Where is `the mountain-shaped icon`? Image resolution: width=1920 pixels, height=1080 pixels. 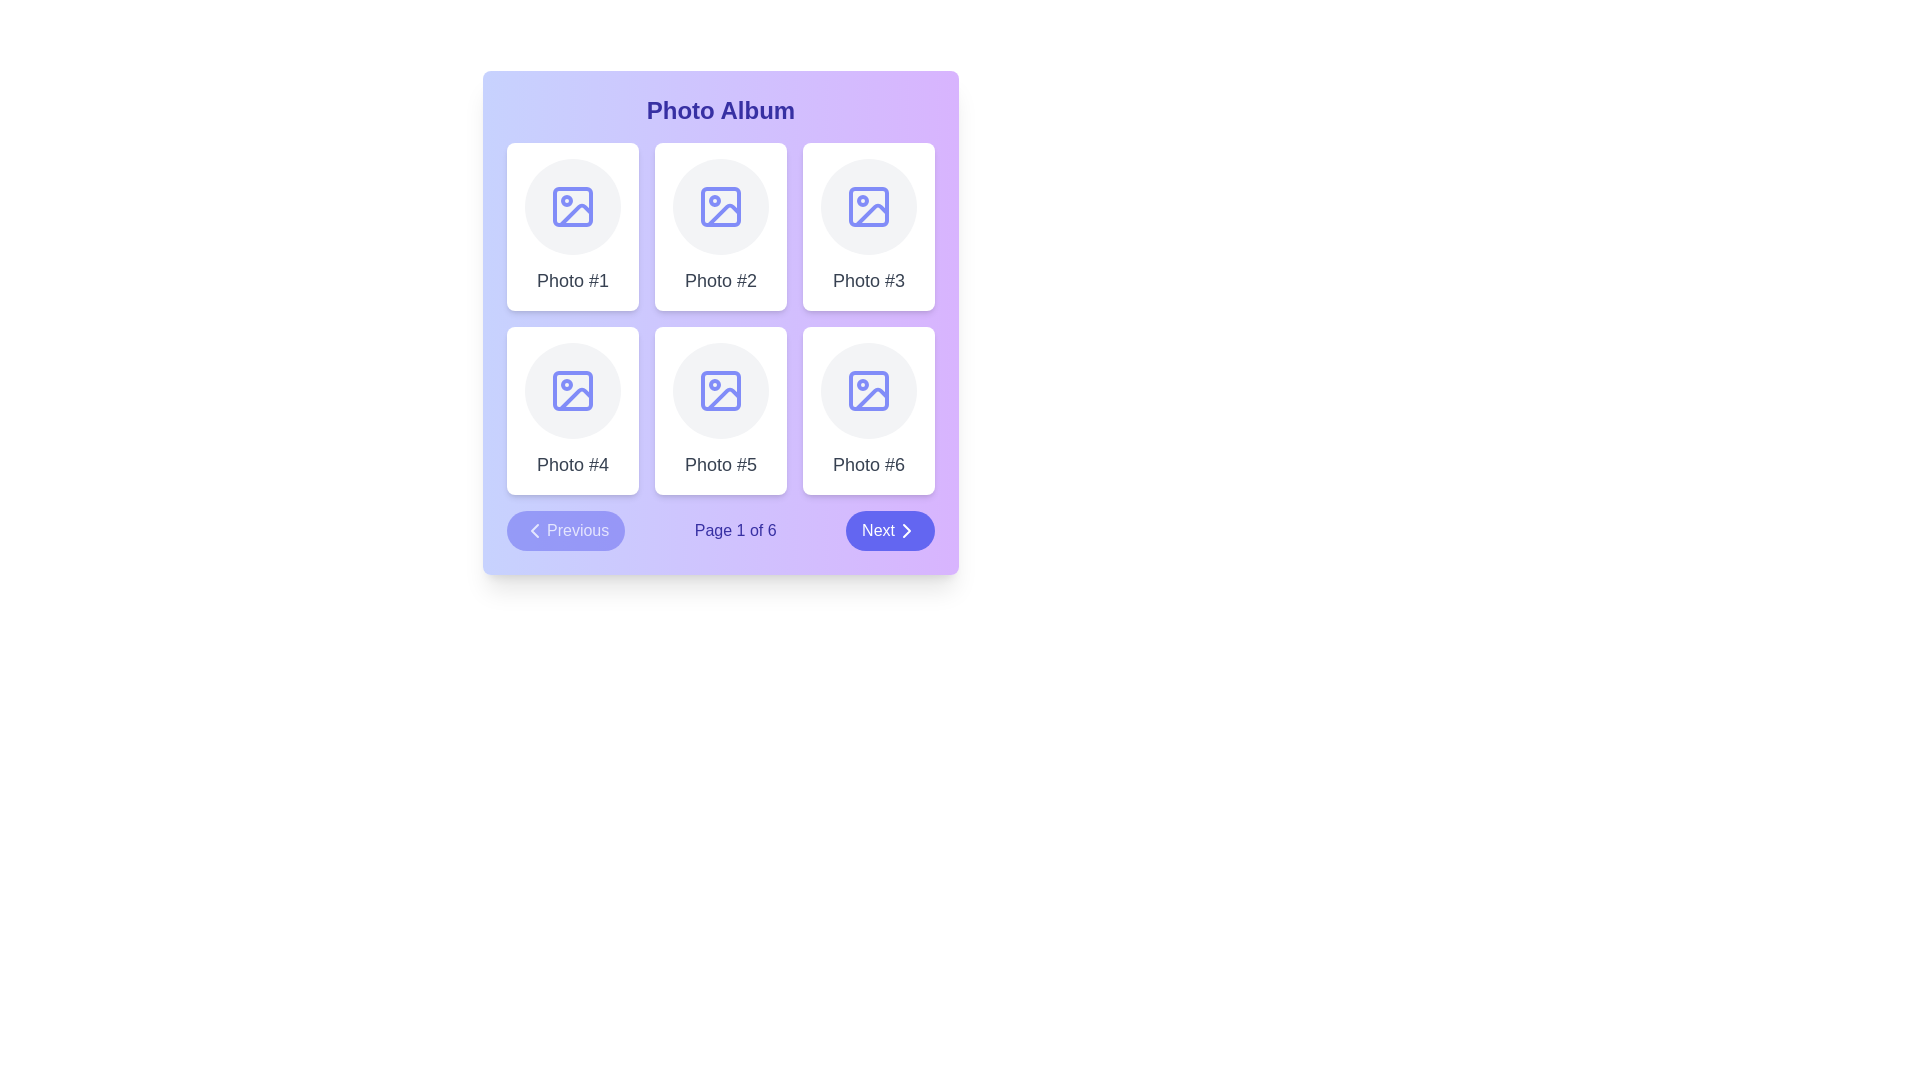
the mountain-shaped icon is located at coordinates (872, 215).